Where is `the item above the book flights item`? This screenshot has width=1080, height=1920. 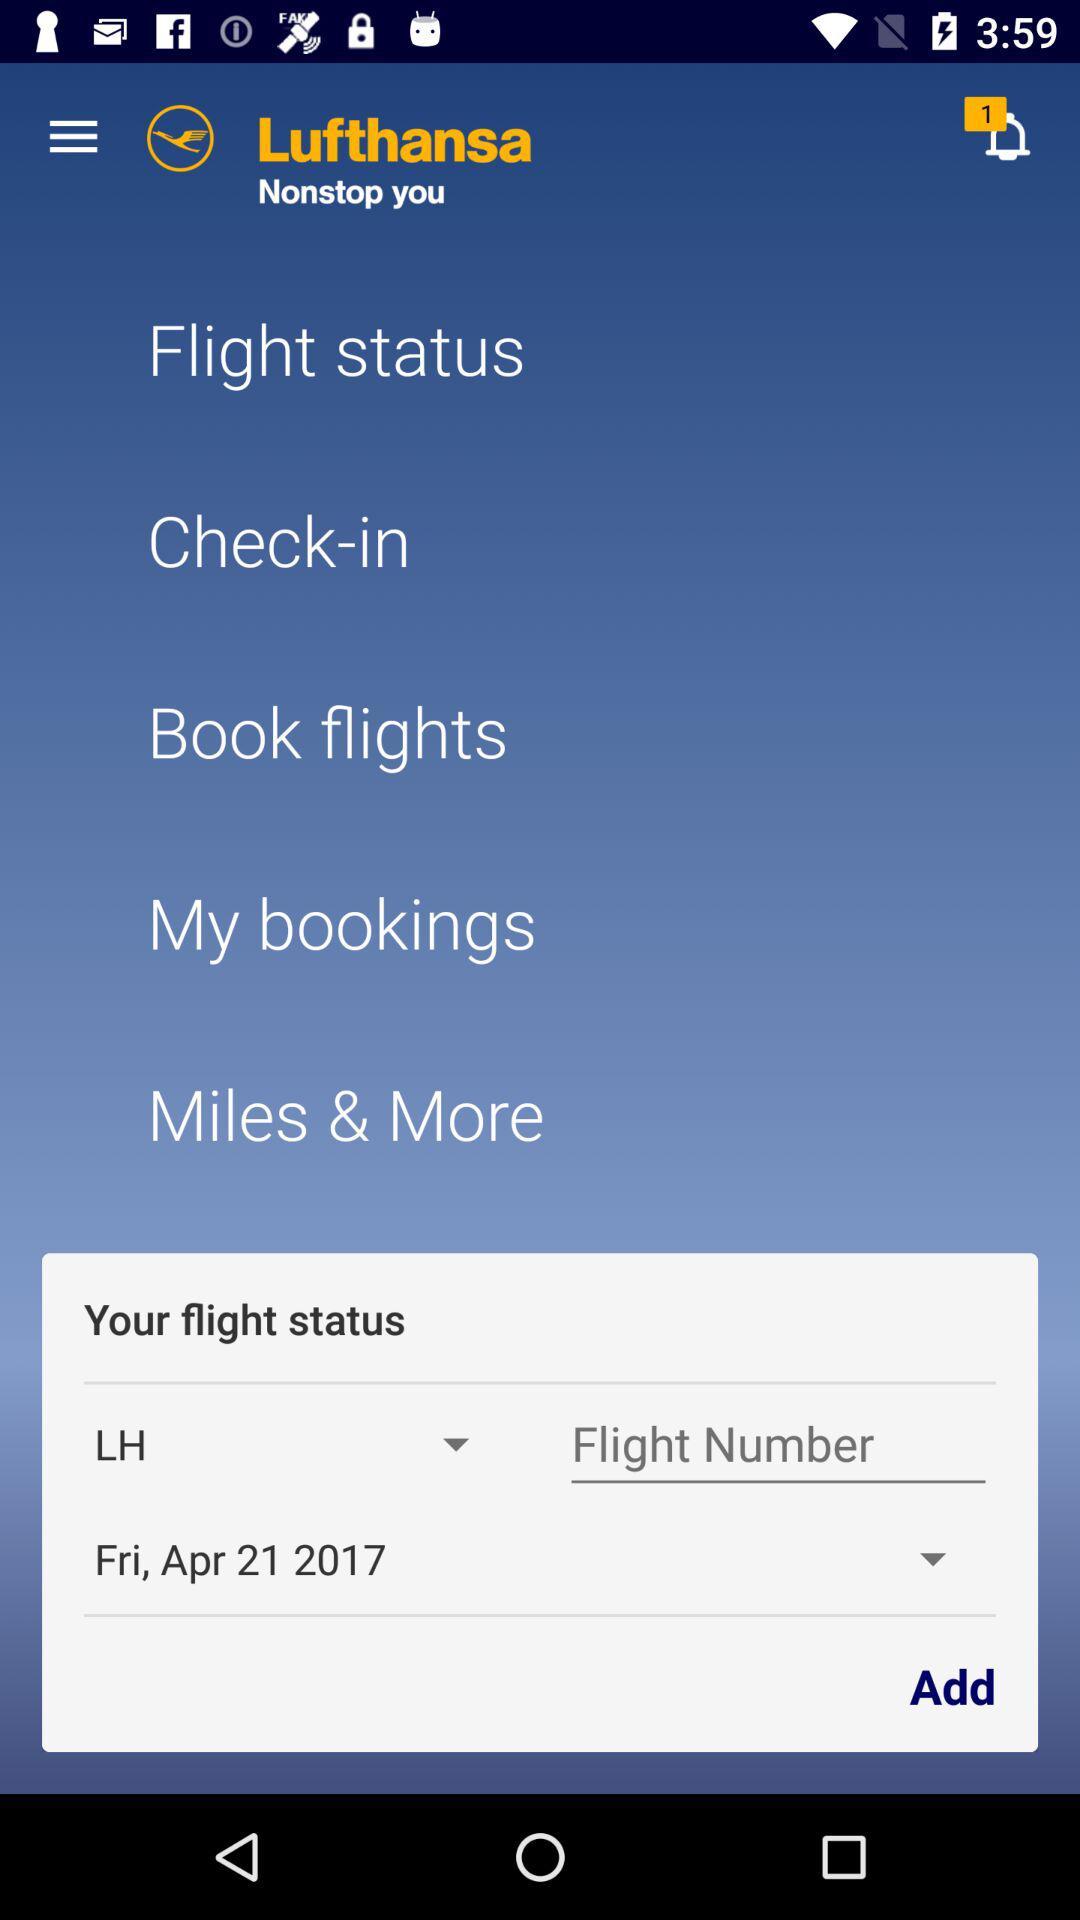
the item above the book flights item is located at coordinates (540, 539).